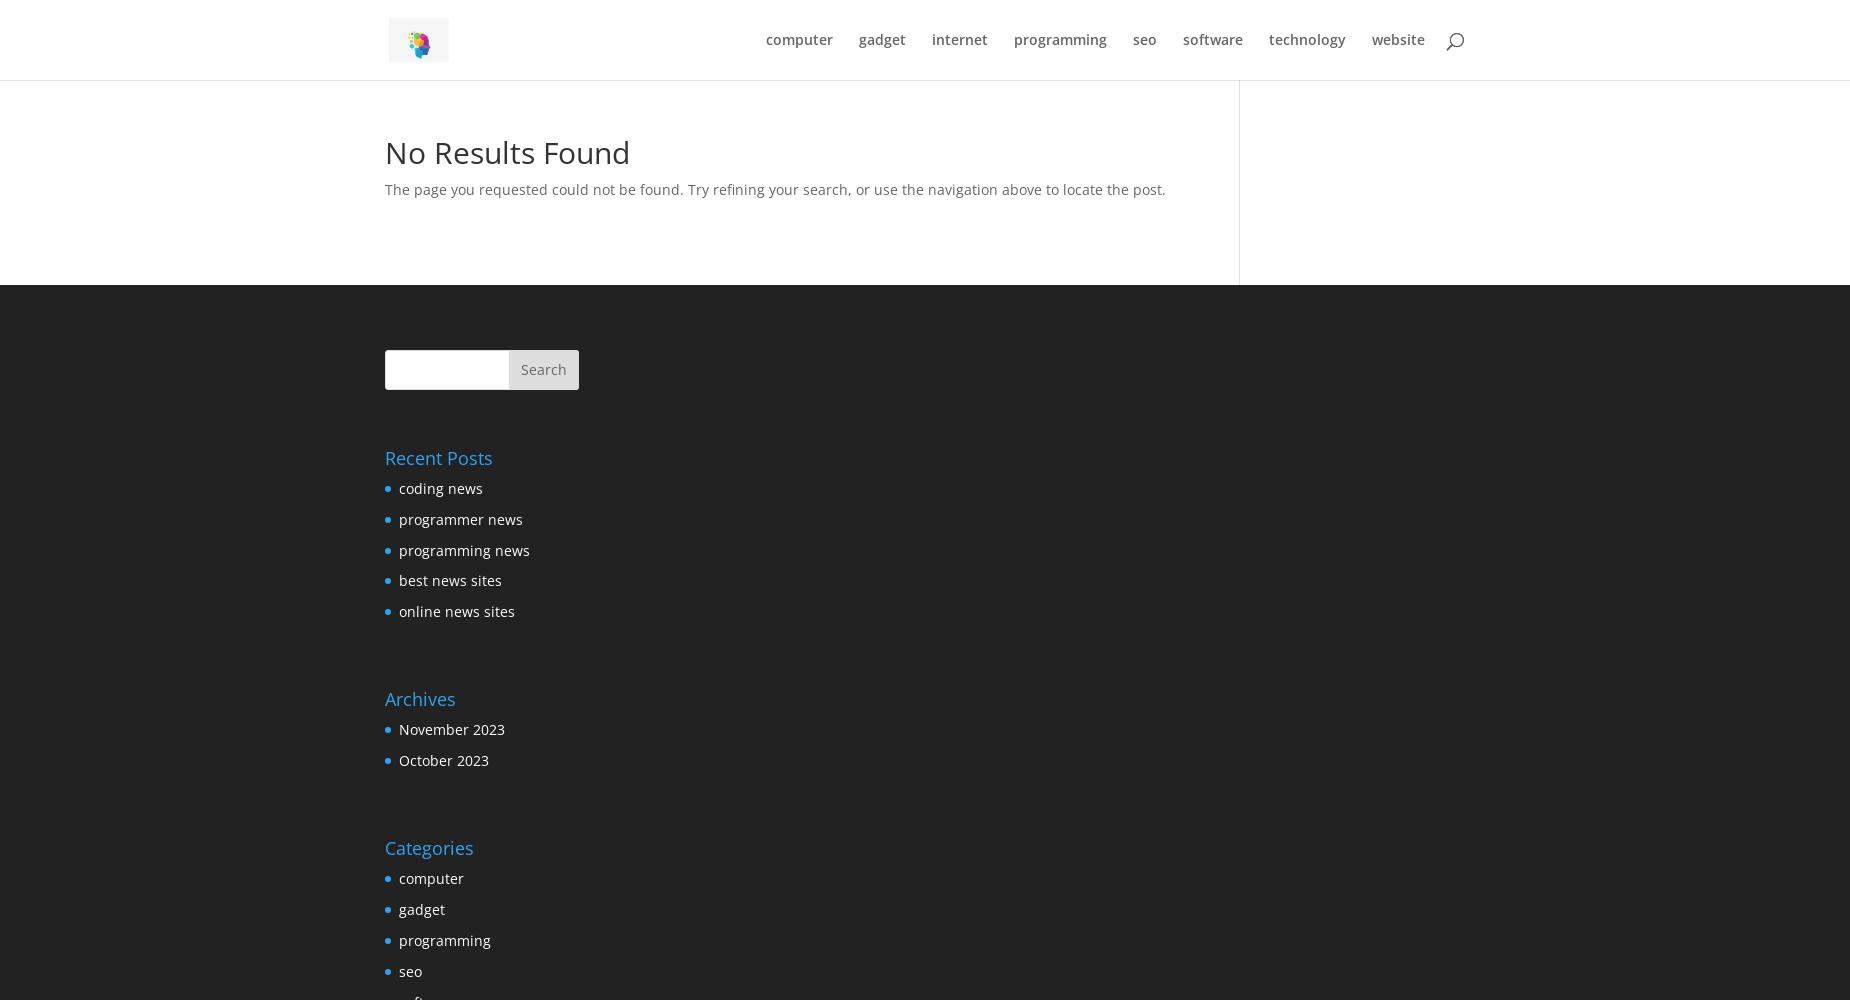 This screenshot has width=1850, height=1000. What do you see at coordinates (450, 728) in the screenshot?
I see `'November 2023'` at bounding box center [450, 728].